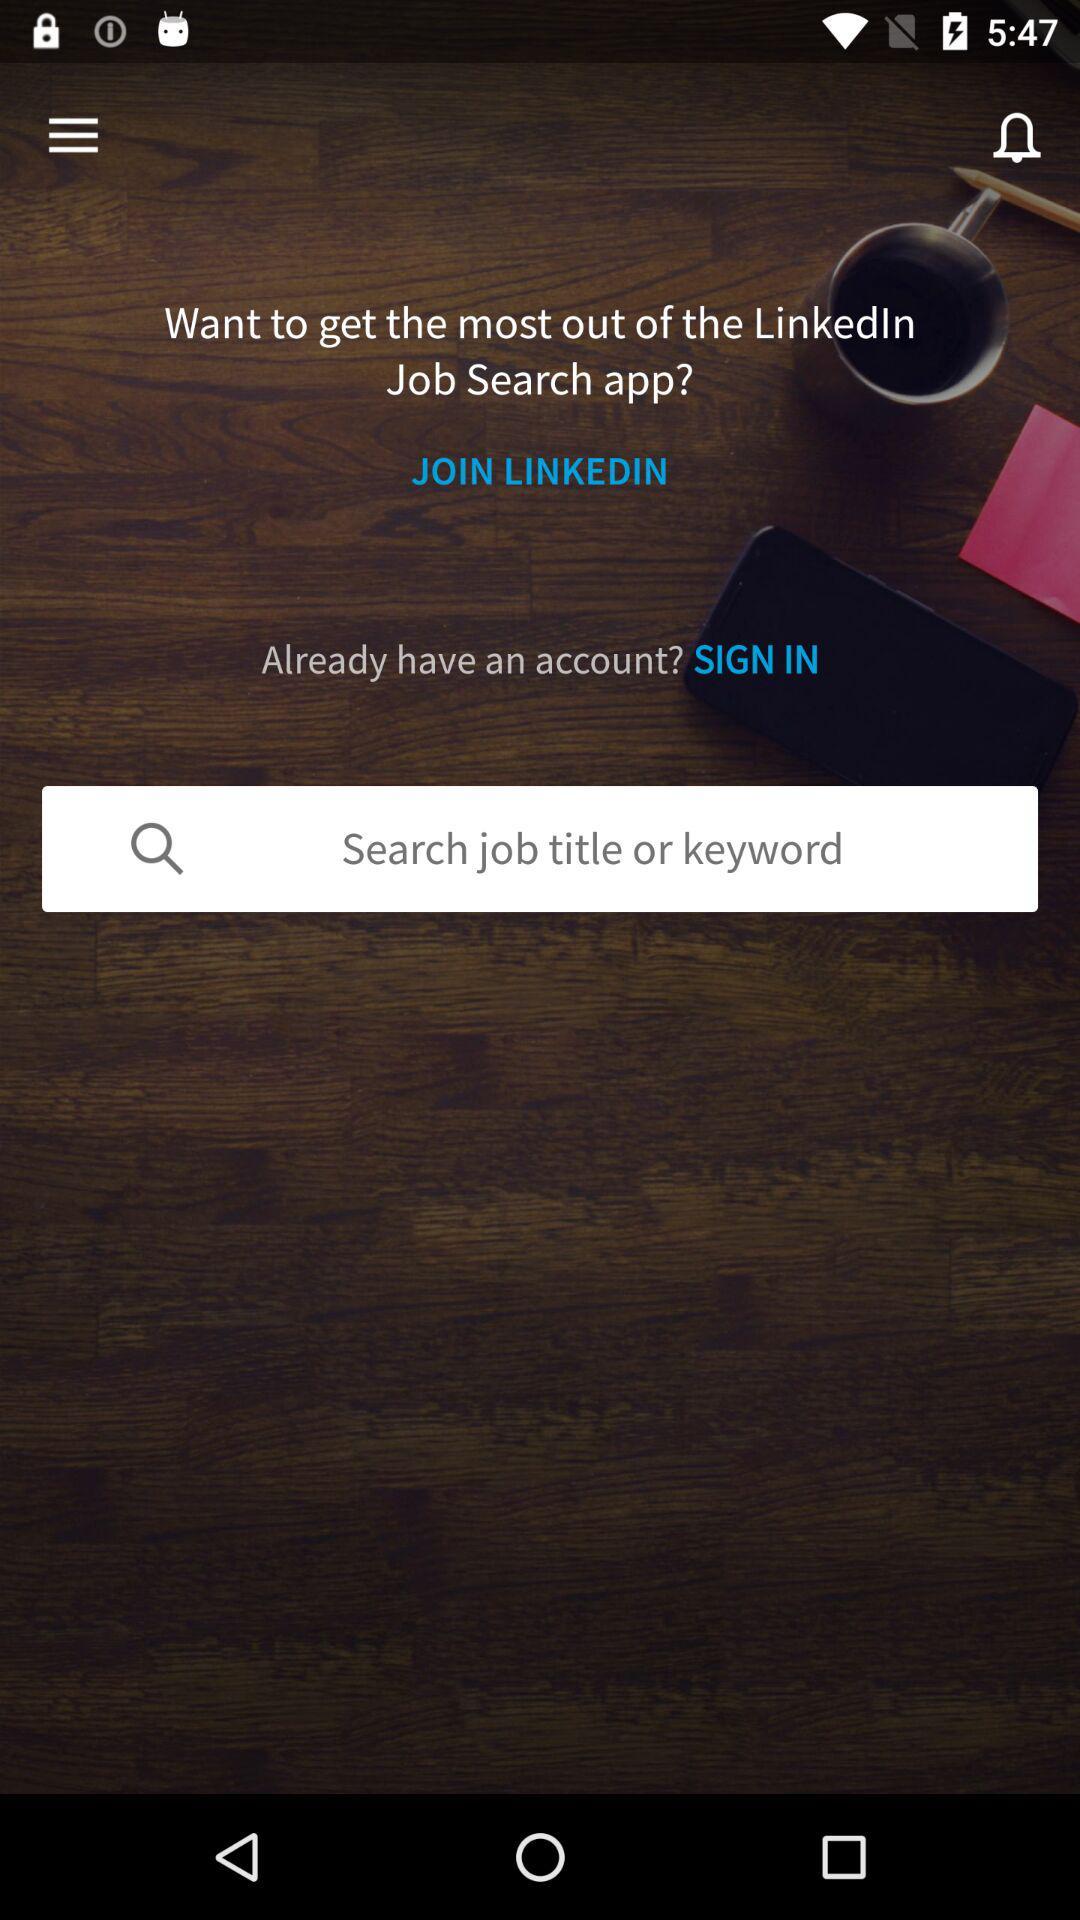 The image size is (1080, 1920). What do you see at coordinates (72, 135) in the screenshot?
I see `item to the left of the search` at bounding box center [72, 135].